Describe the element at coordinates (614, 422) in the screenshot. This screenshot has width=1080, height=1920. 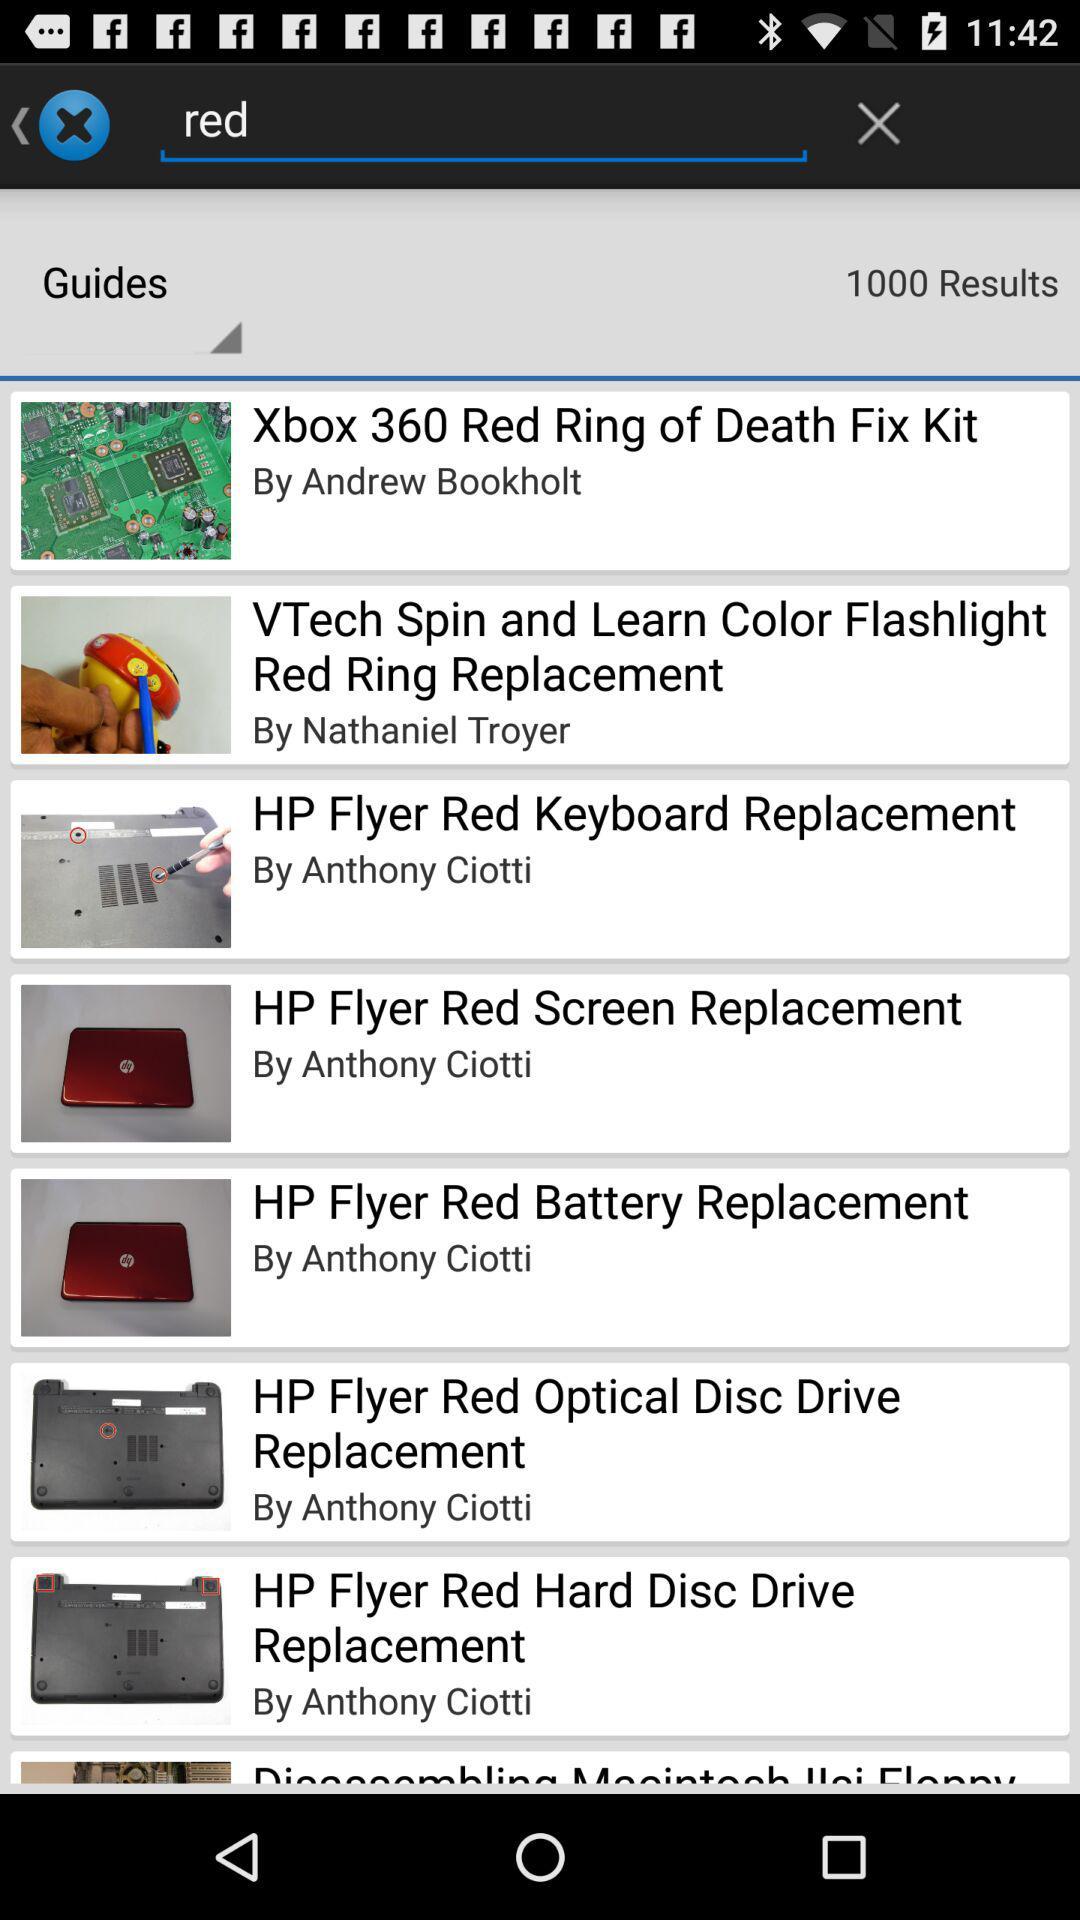
I see `the xbox 360 red` at that location.